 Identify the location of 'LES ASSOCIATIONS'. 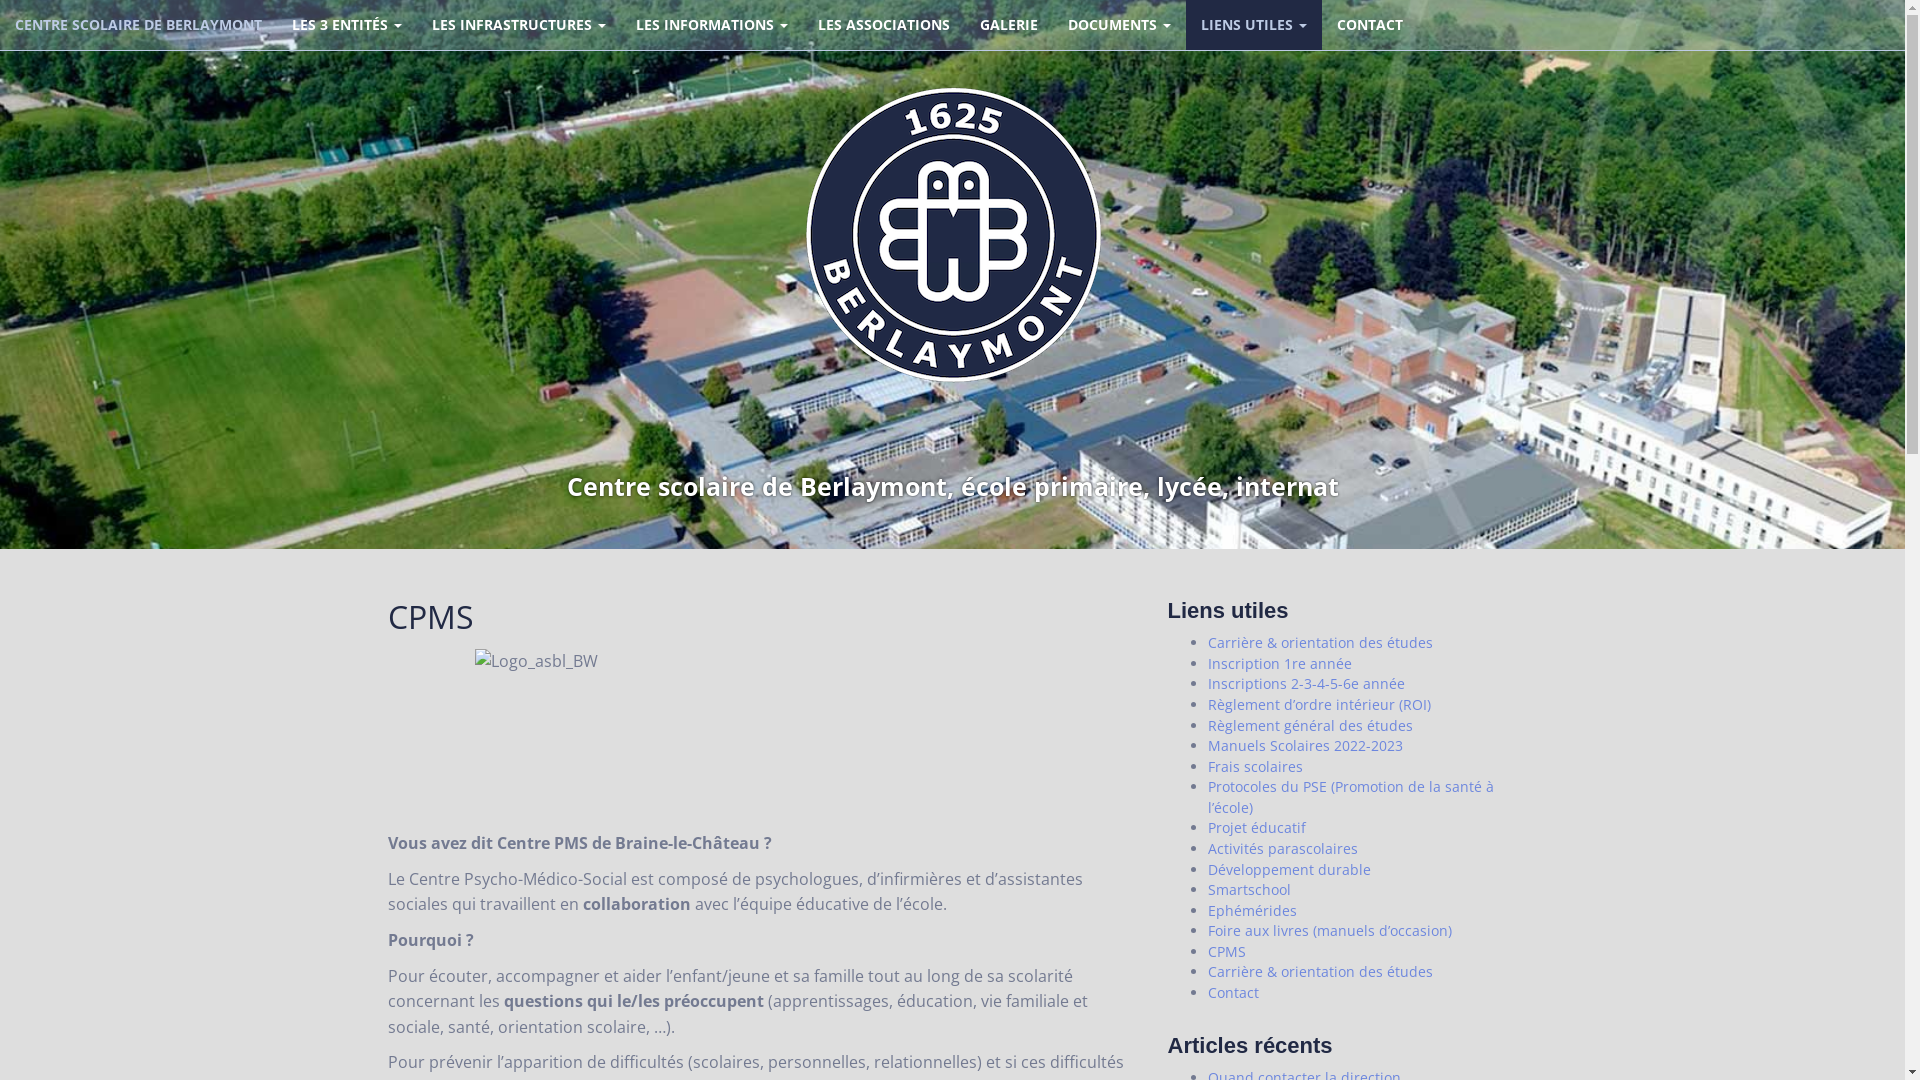
(882, 24).